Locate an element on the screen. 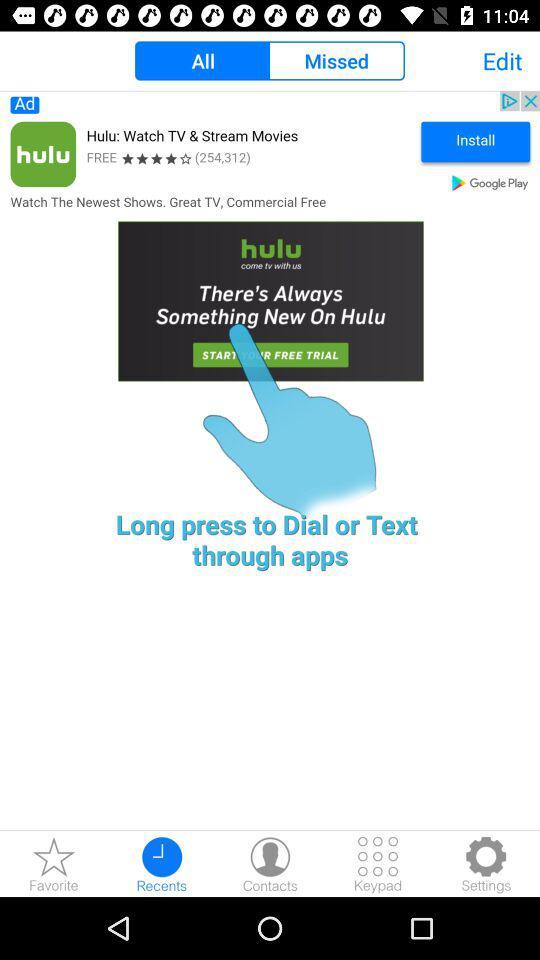  rate the app is located at coordinates (54, 863).